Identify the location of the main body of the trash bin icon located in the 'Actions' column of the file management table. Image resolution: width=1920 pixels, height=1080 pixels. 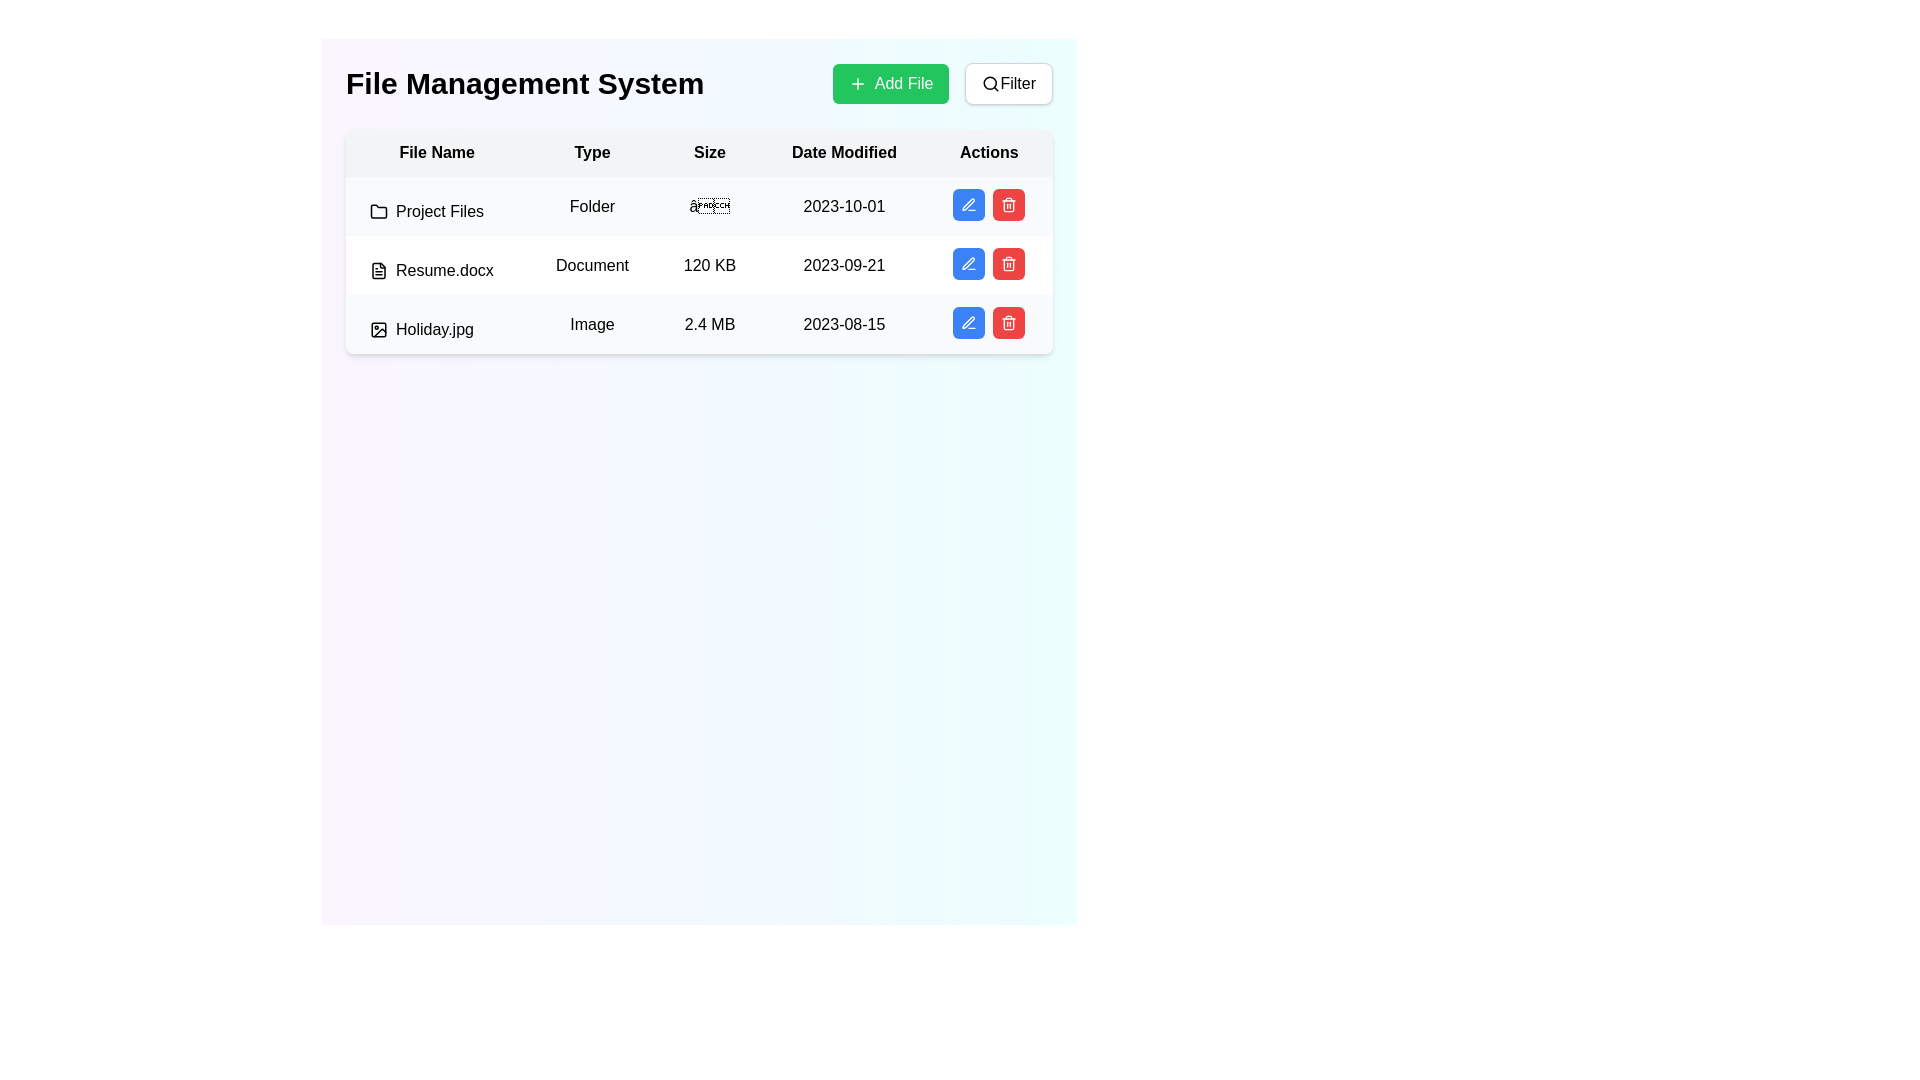
(1009, 206).